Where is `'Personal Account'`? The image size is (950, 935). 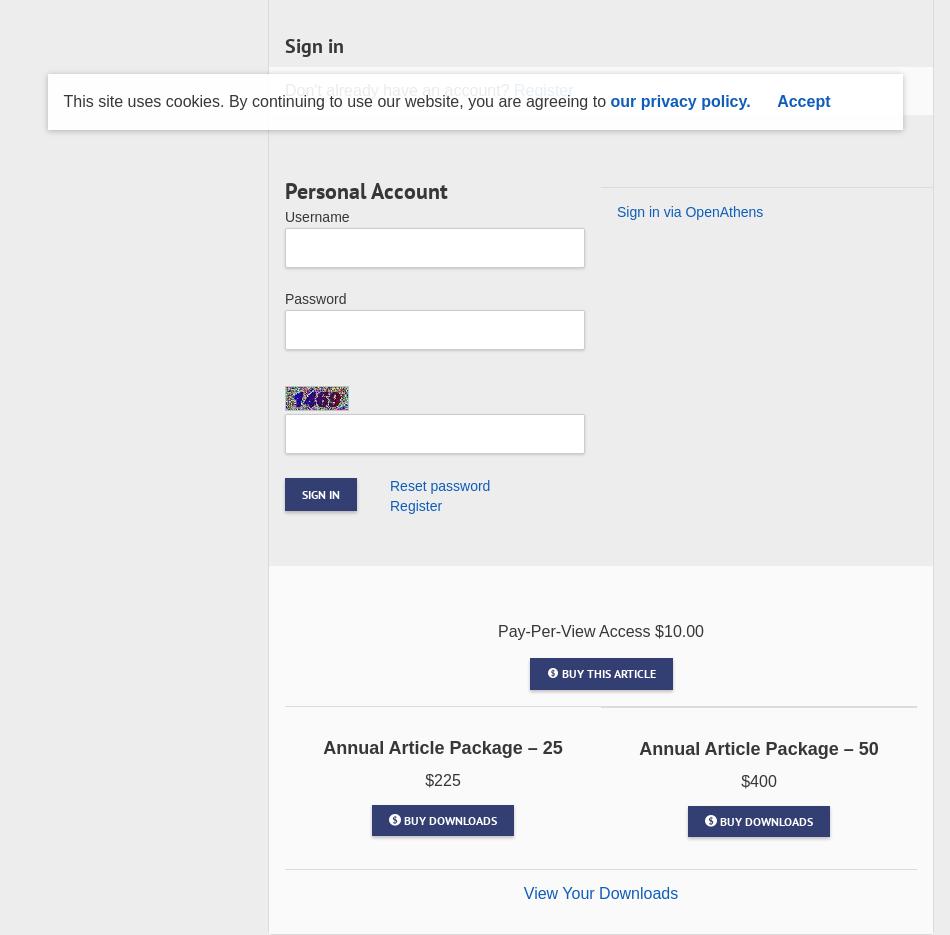 'Personal Account' is located at coordinates (284, 188).